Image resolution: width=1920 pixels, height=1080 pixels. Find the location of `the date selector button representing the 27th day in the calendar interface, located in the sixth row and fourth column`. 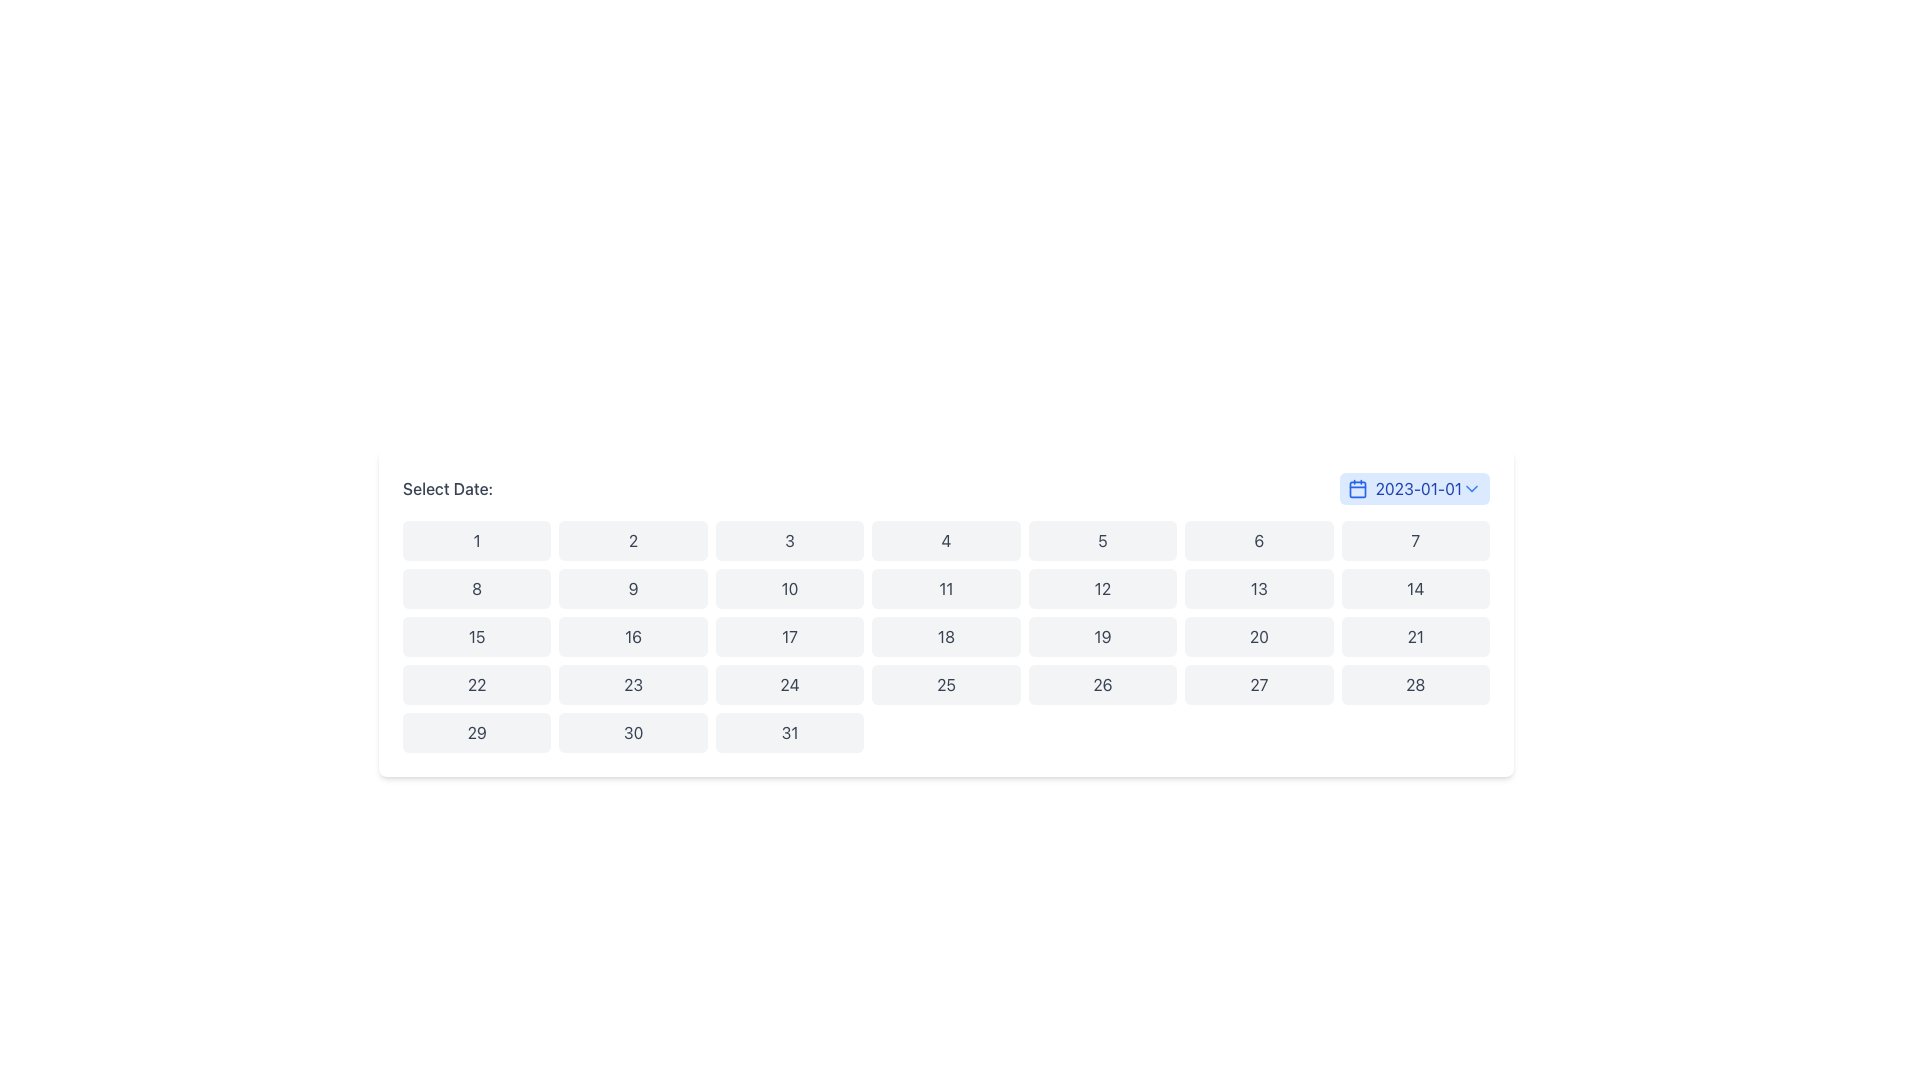

the date selector button representing the 27th day in the calendar interface, located in the sixth row and fourth column is located at coordinates (1258, 684).